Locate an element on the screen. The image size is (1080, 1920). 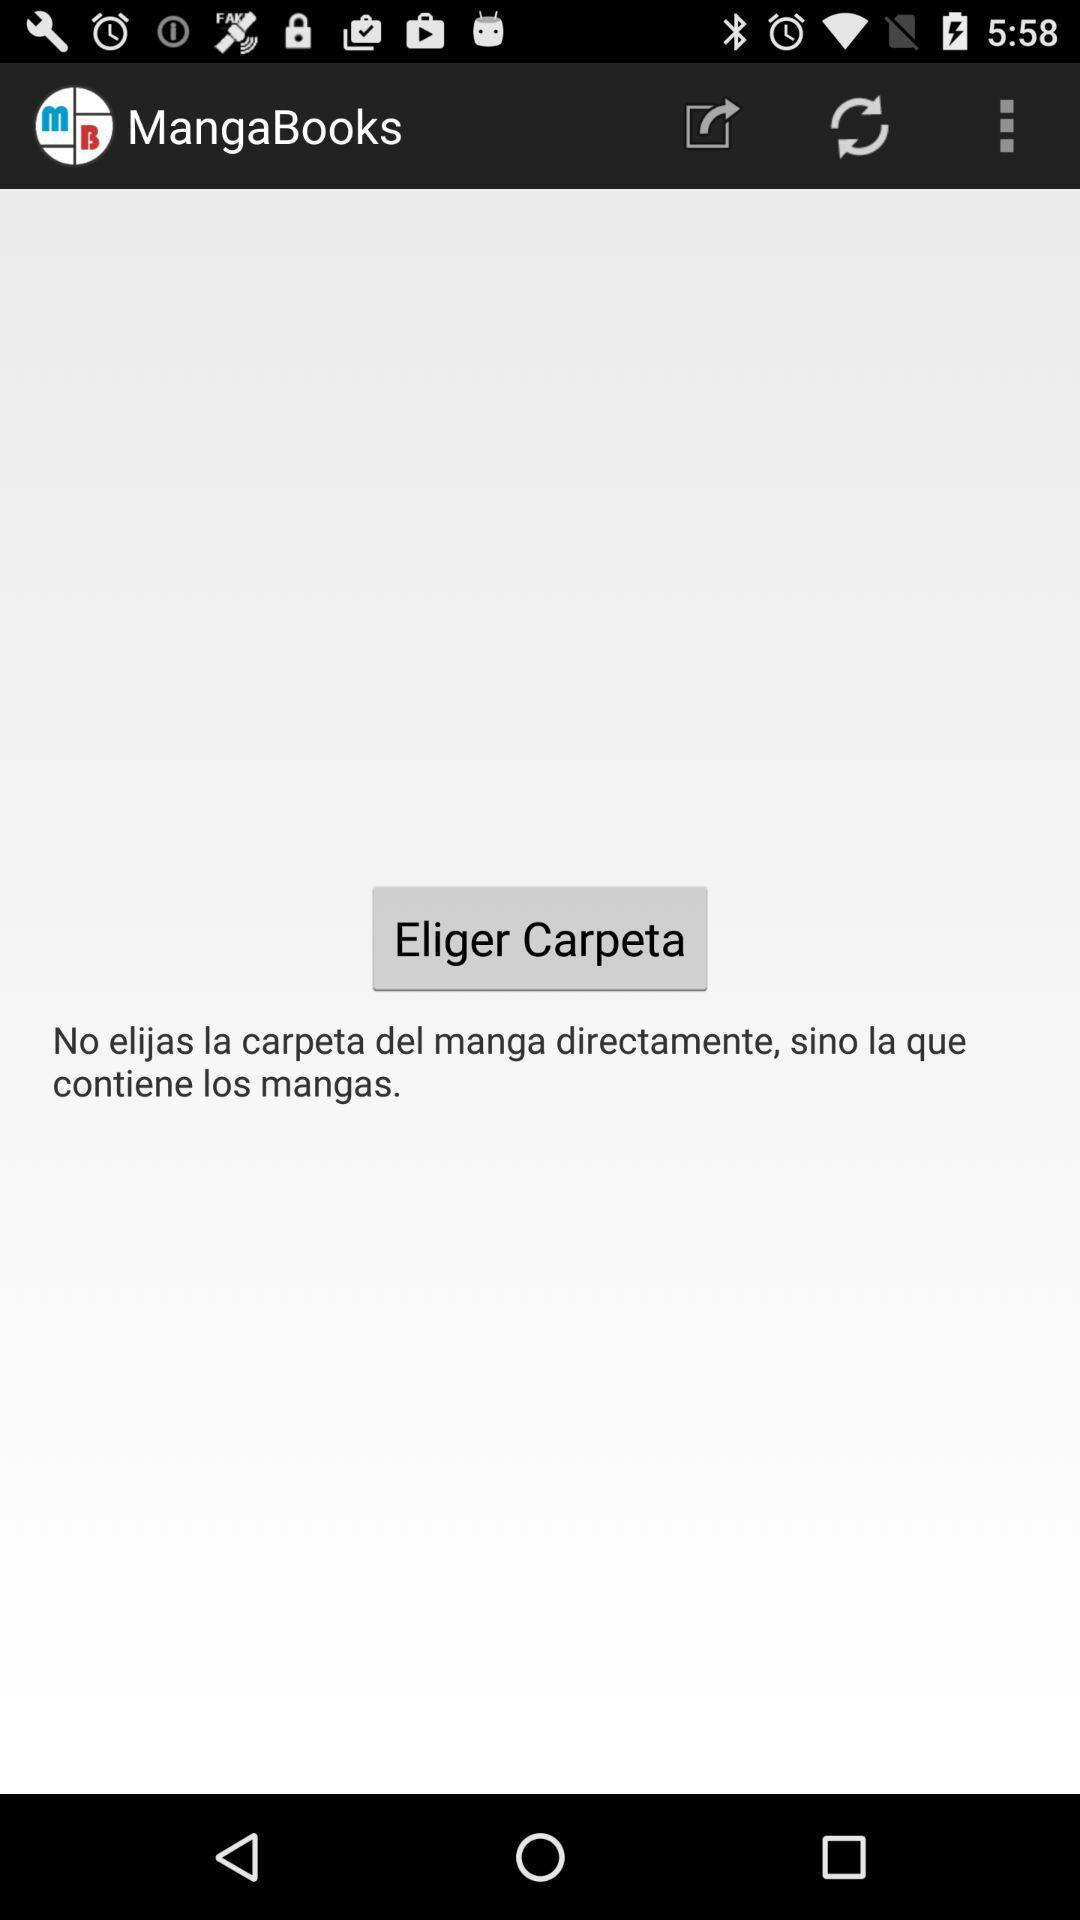
the item to the right of the mangabooks item is located at coordinates (711, 124).